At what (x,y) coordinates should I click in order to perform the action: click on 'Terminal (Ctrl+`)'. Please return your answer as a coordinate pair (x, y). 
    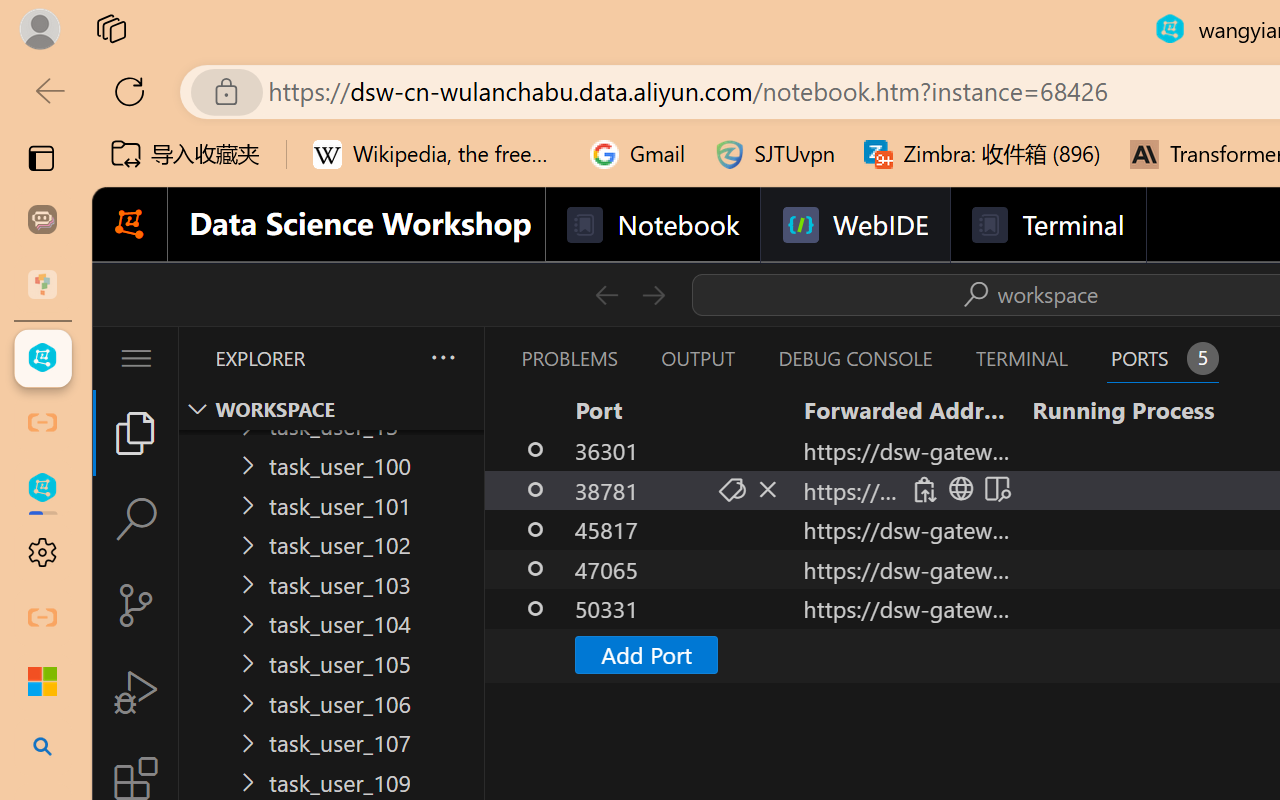
    Looking at the image, I should click on (1021, 358).